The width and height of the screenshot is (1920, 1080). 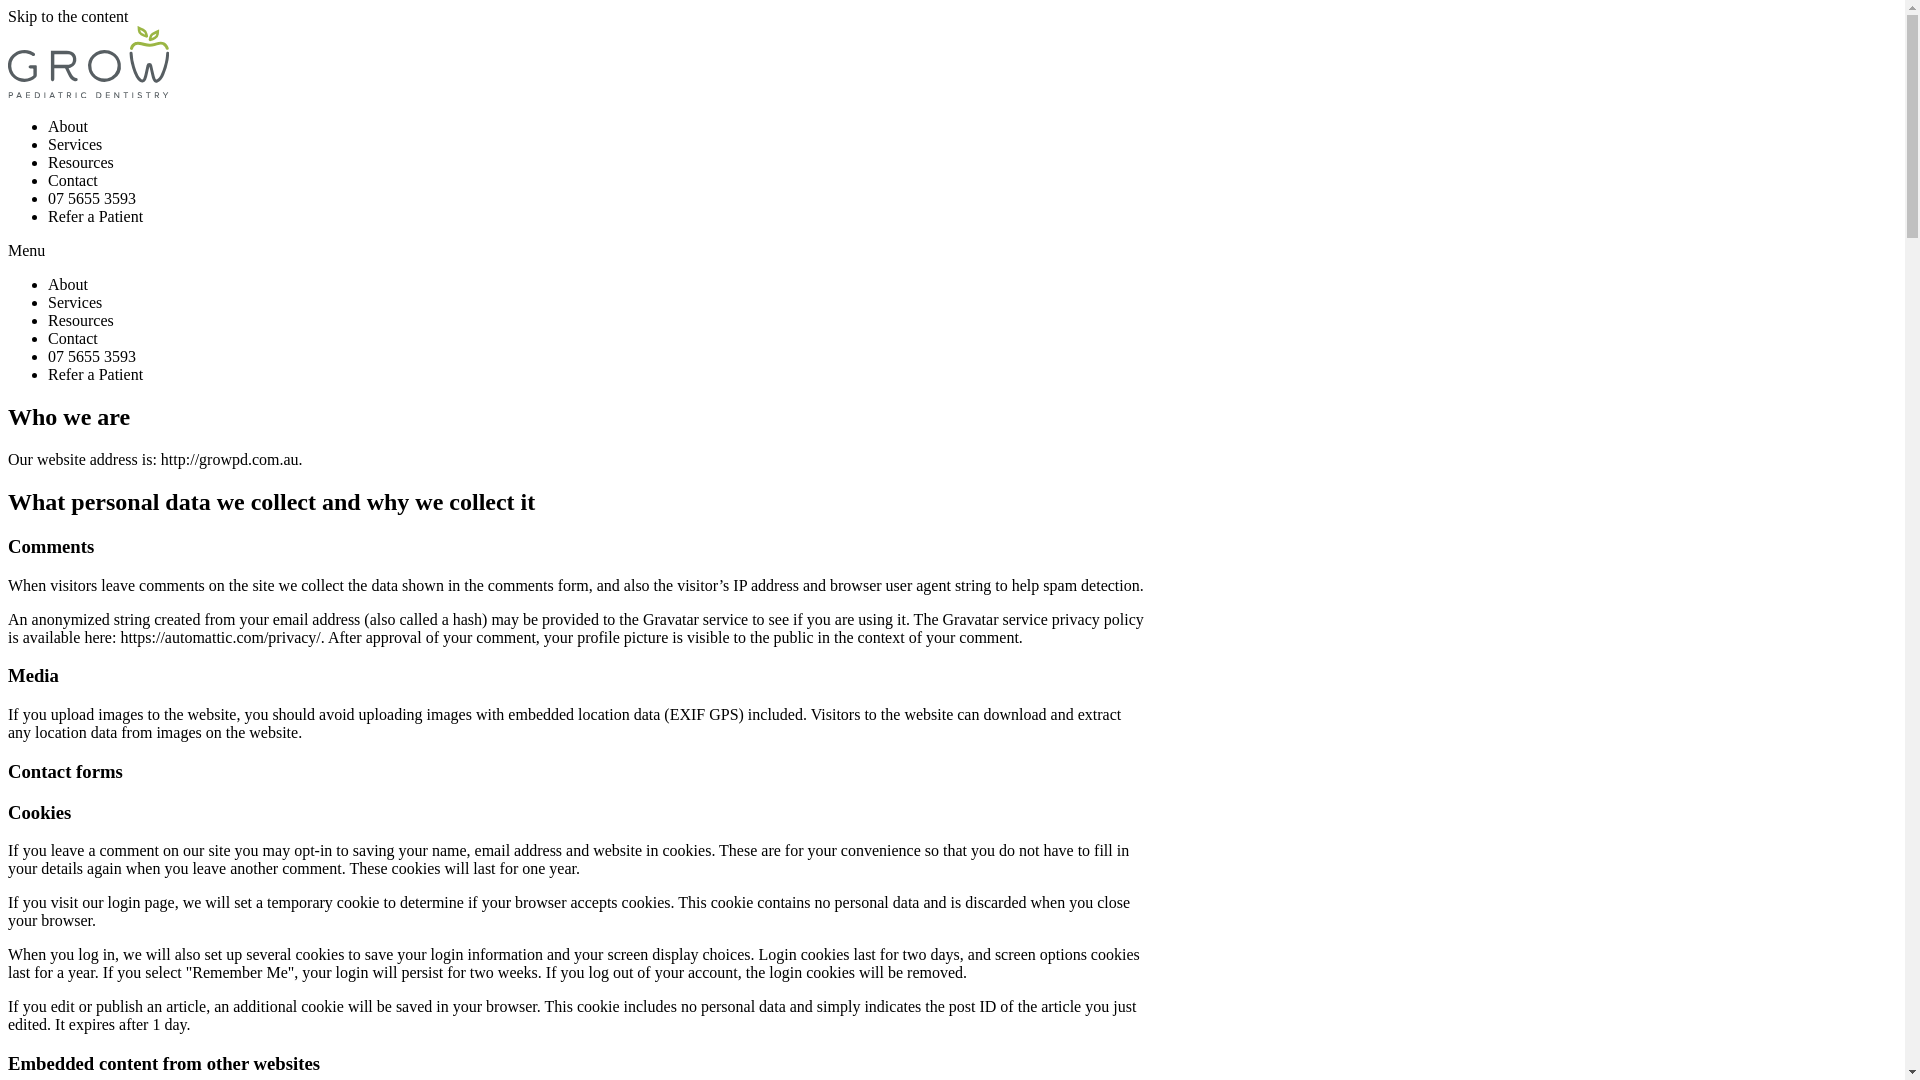 I want to click on '07 5655 3593', so click(x=90, y=355).